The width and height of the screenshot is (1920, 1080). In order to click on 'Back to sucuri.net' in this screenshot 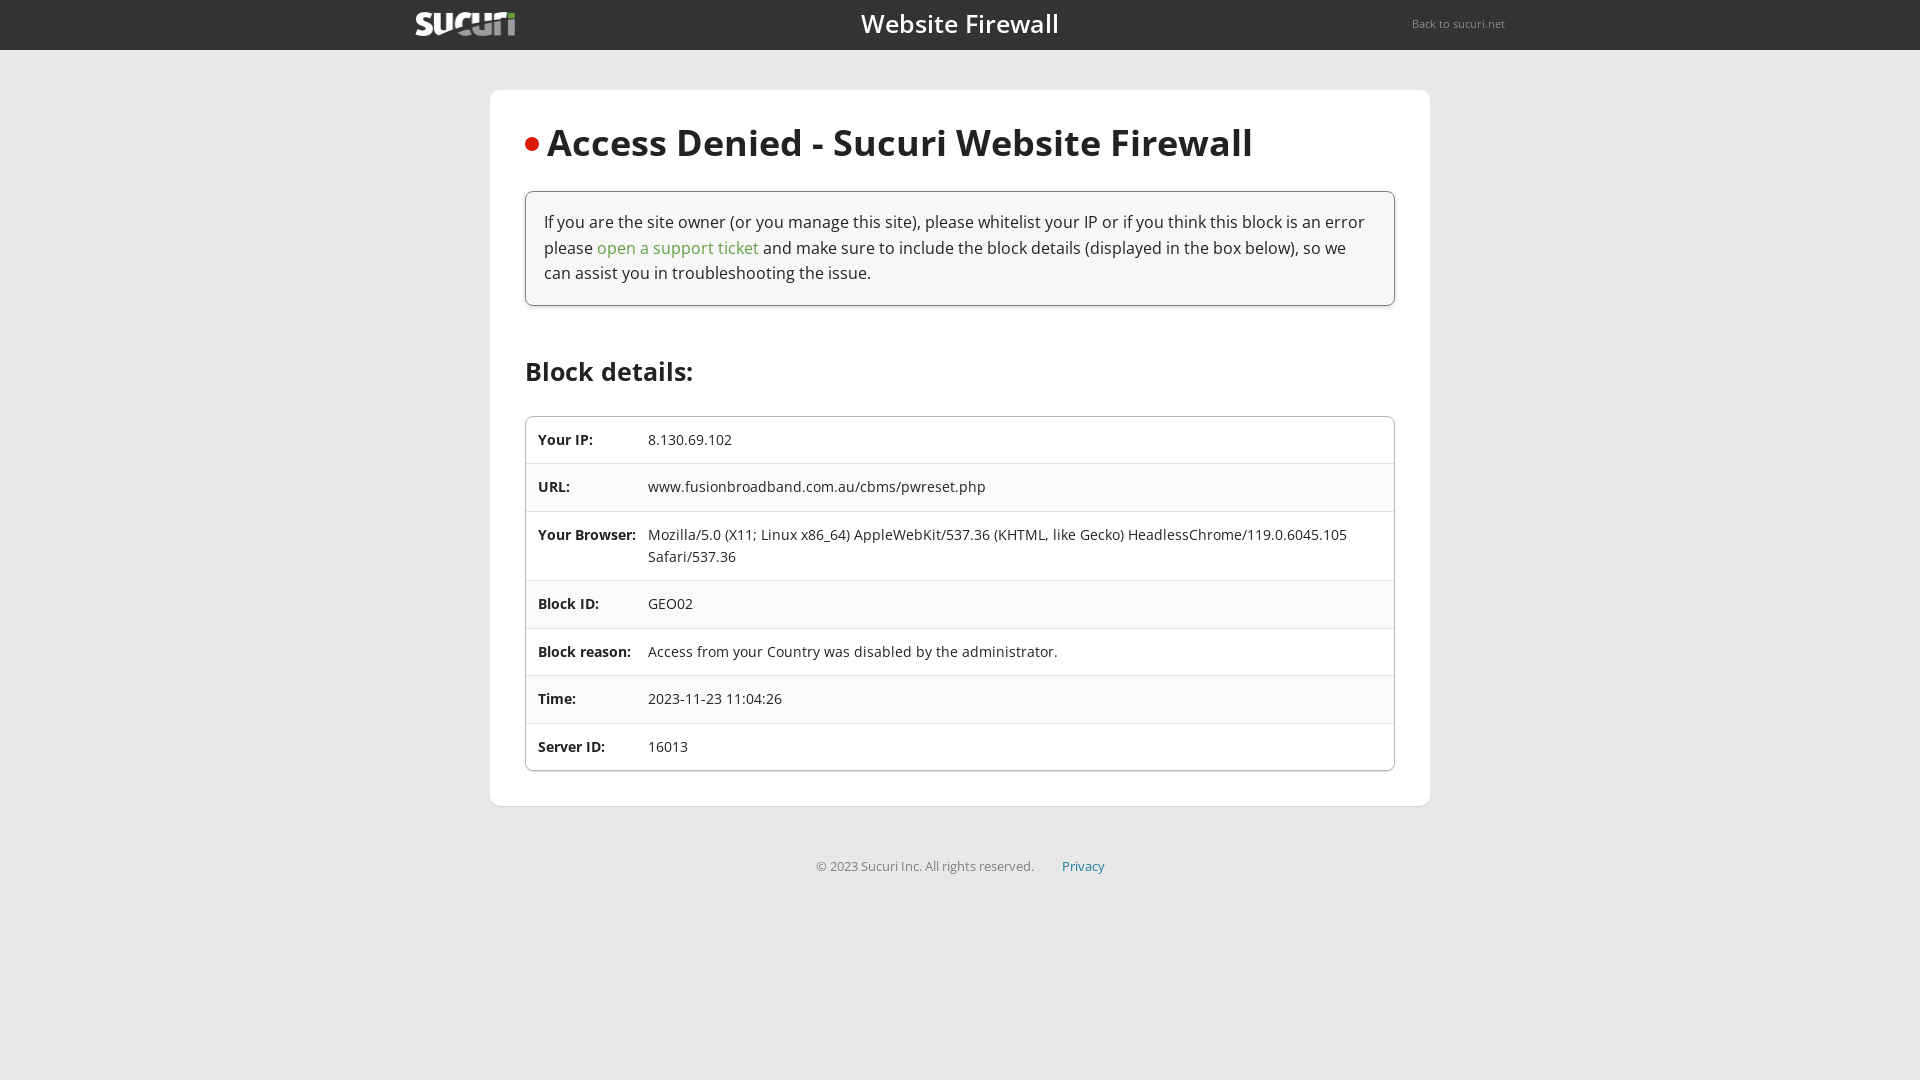, I will do `click(1410, 23)`.